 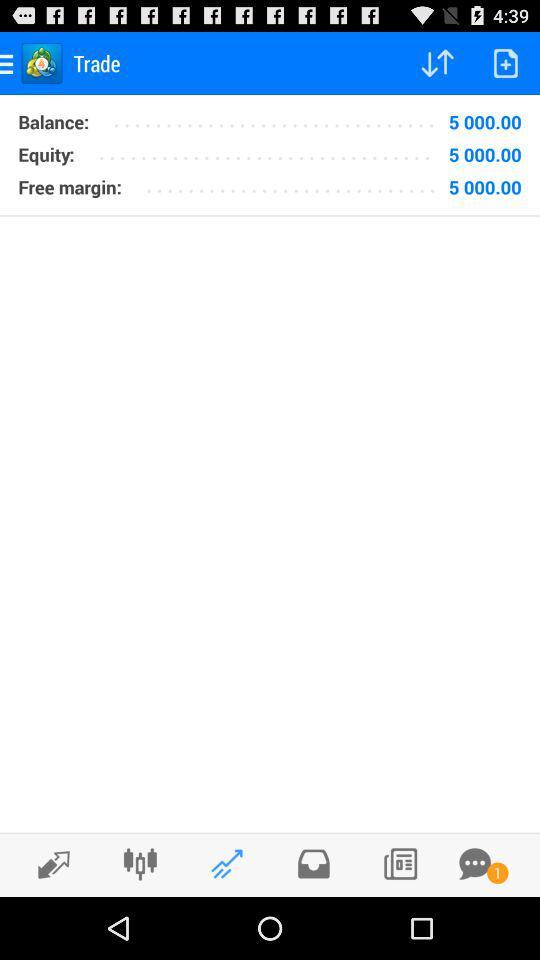 I want to click on the chat icon, so click(x=474, y=924).